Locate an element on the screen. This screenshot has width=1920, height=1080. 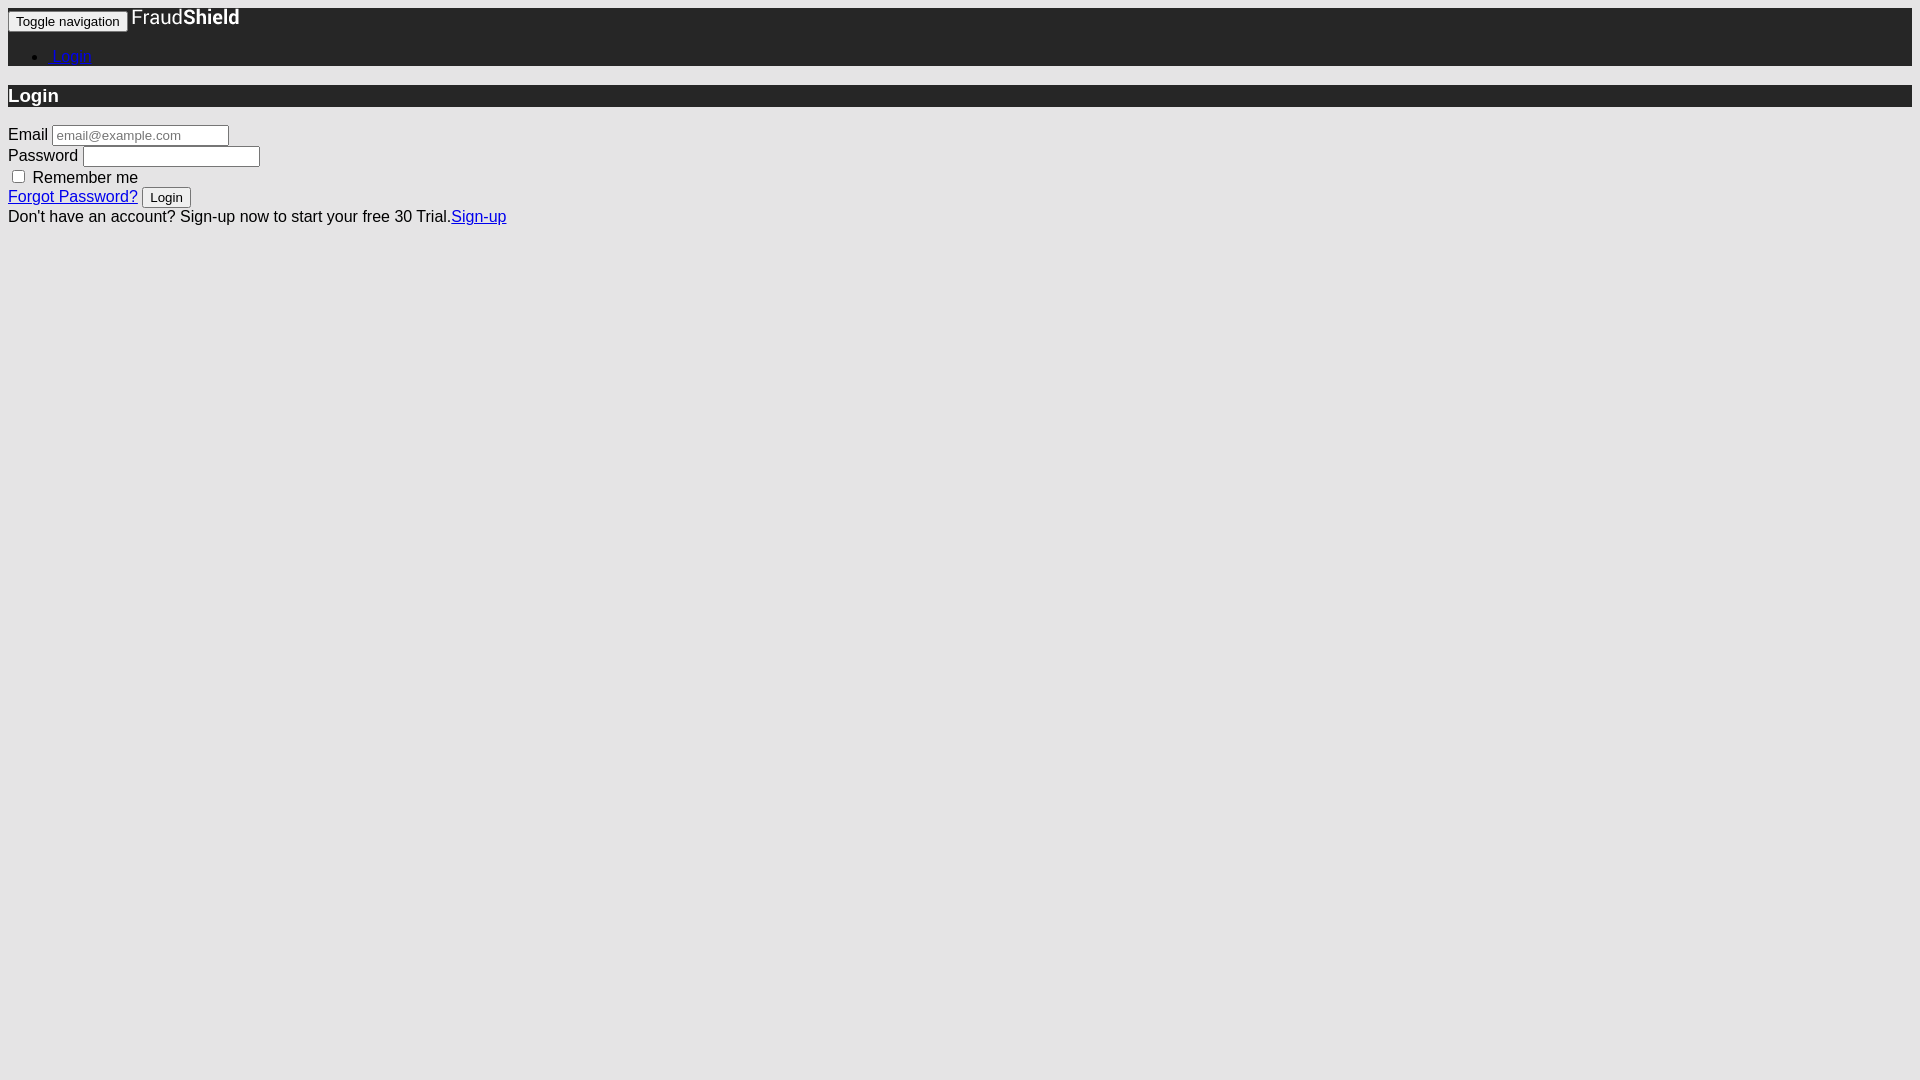
'Forgot Password?' is located at coordinates (72, 196).